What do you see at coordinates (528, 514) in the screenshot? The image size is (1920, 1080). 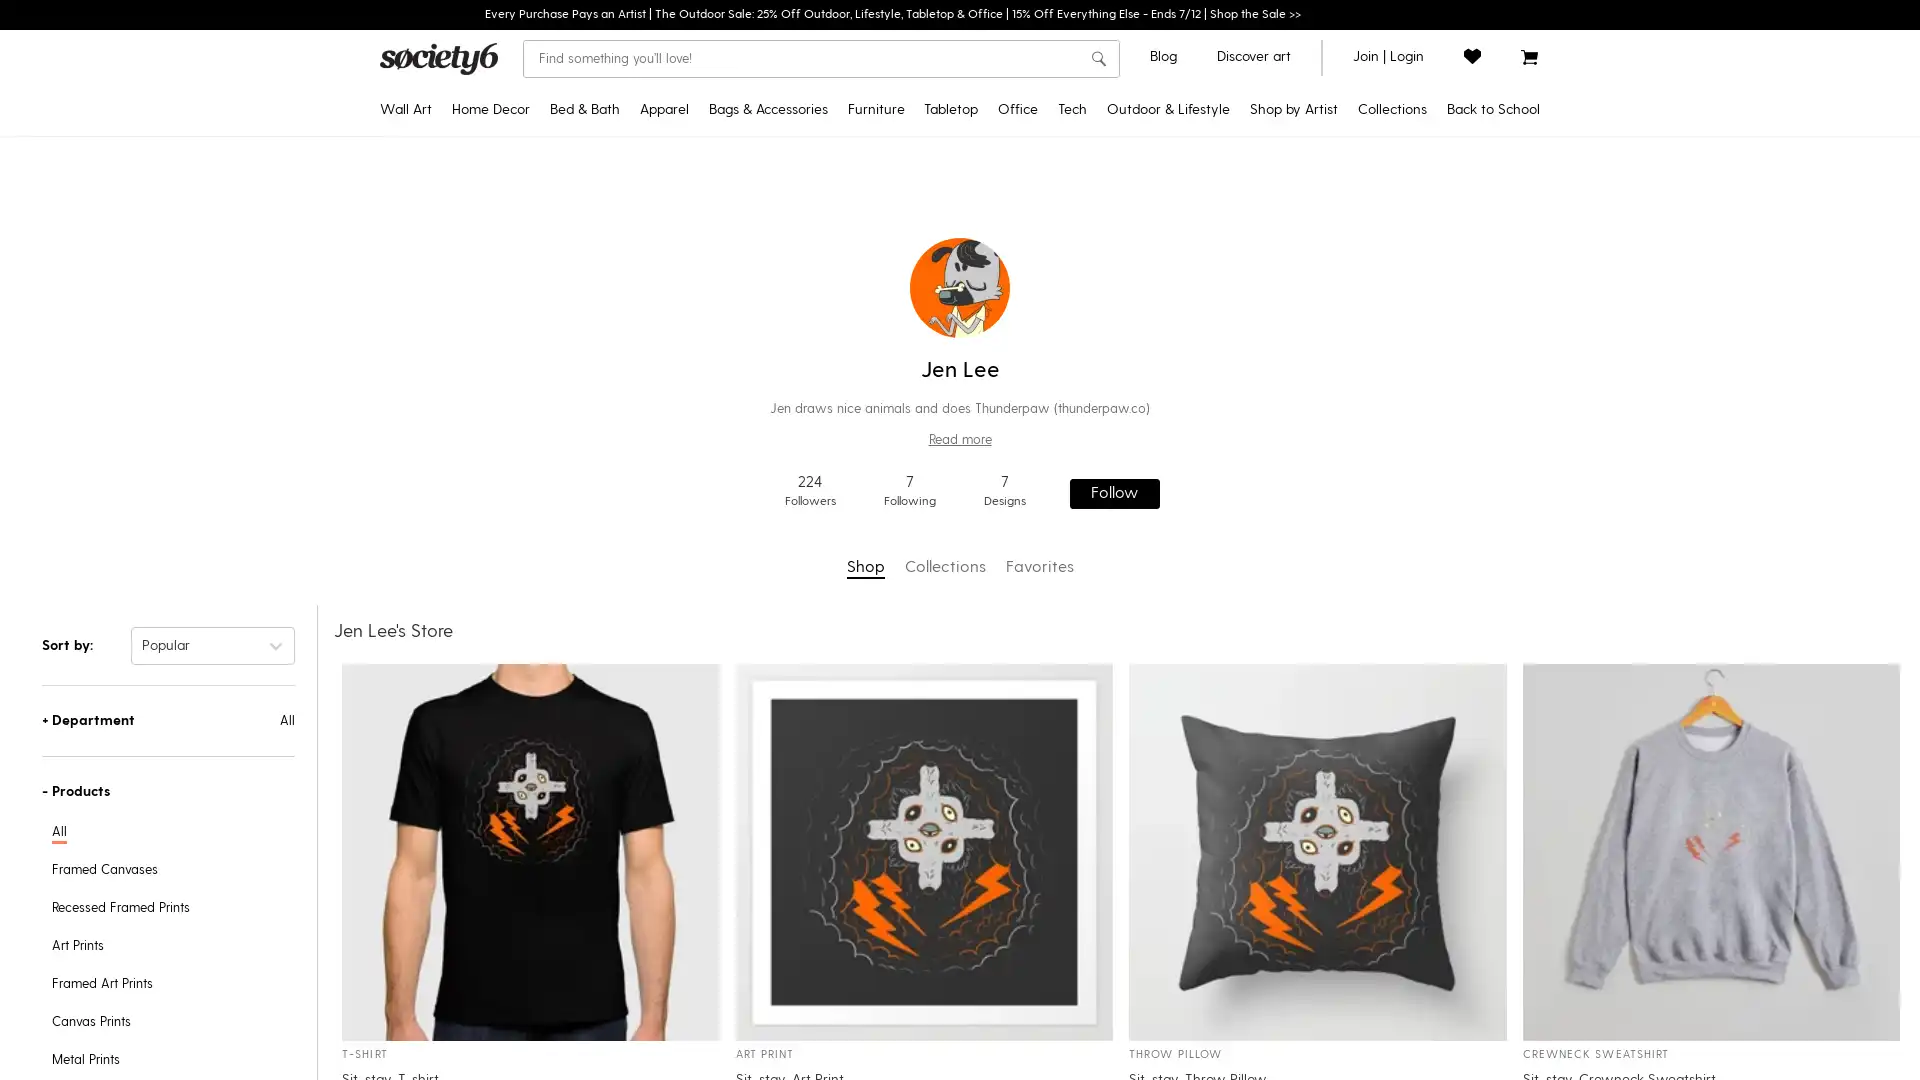 I see `Wall Murals` at bounding box center [528, 514].